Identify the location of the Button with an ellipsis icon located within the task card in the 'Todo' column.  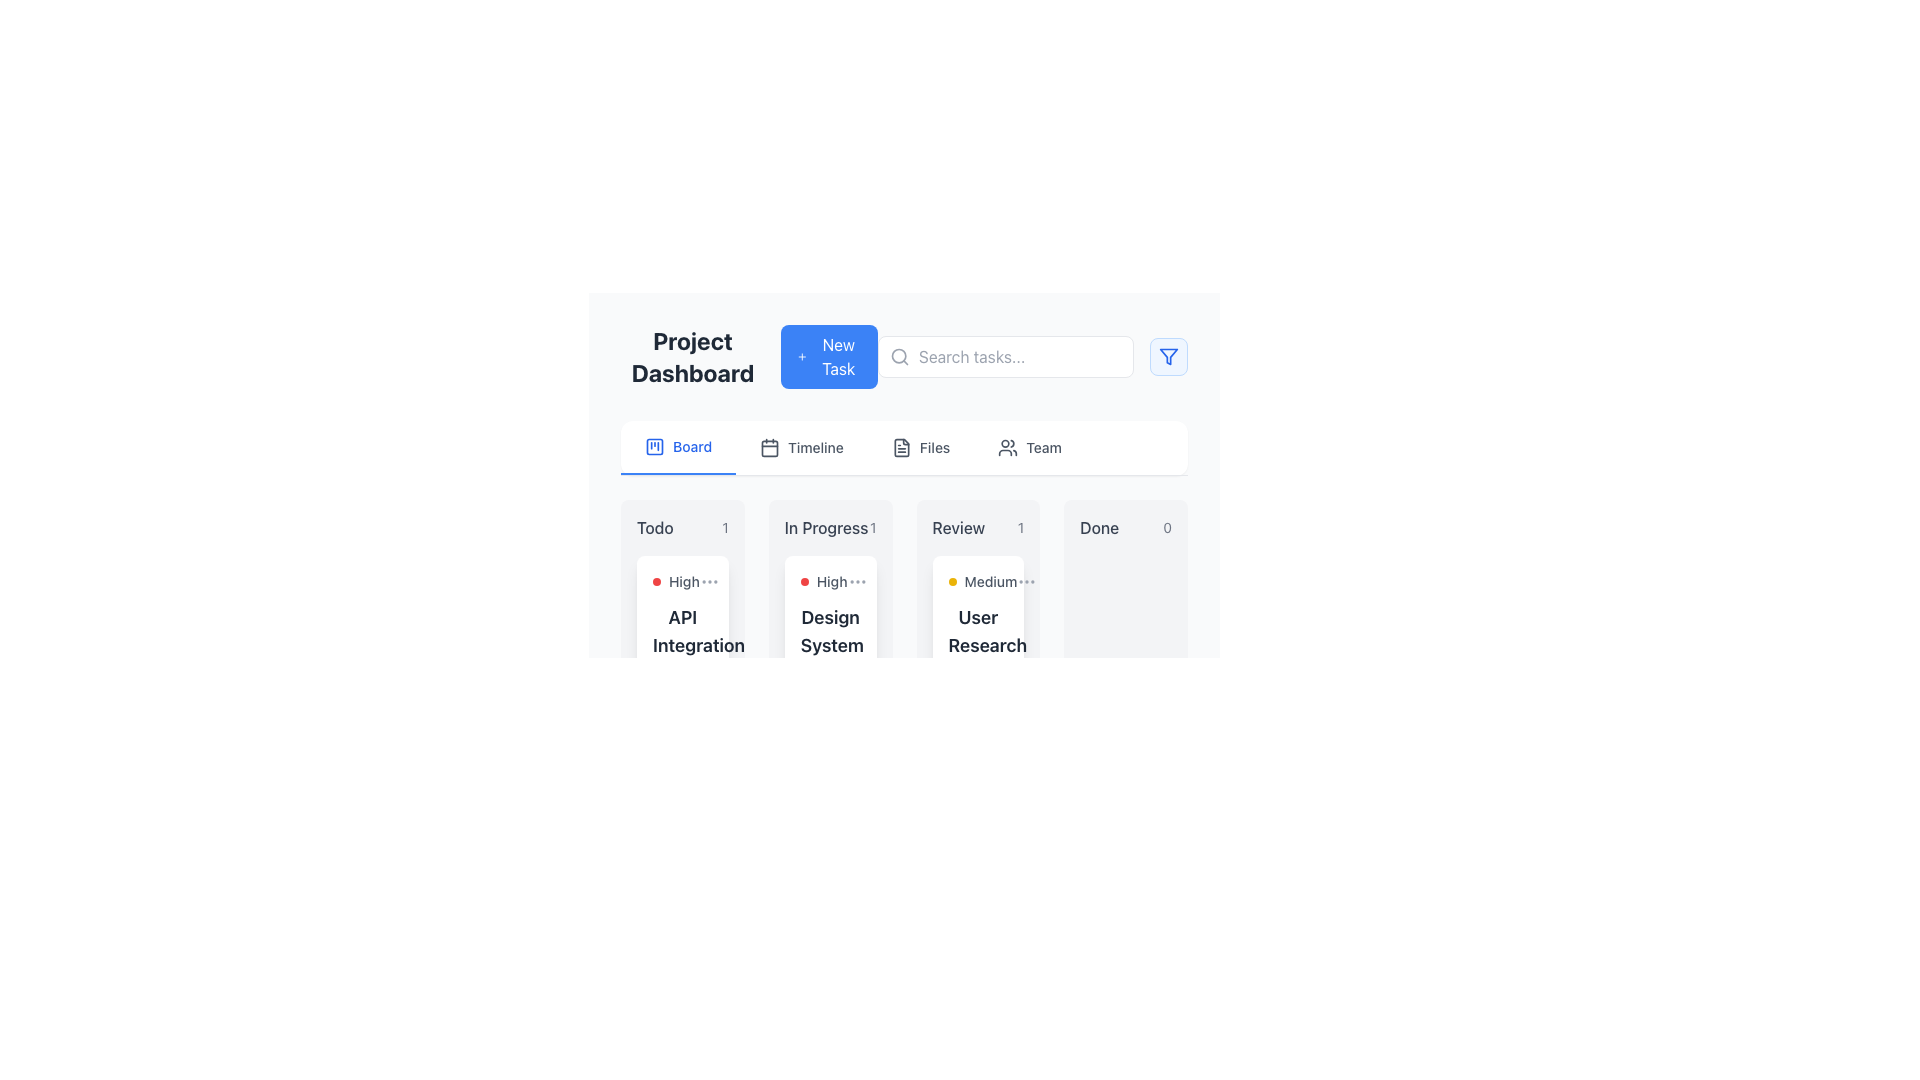
(709, 582).